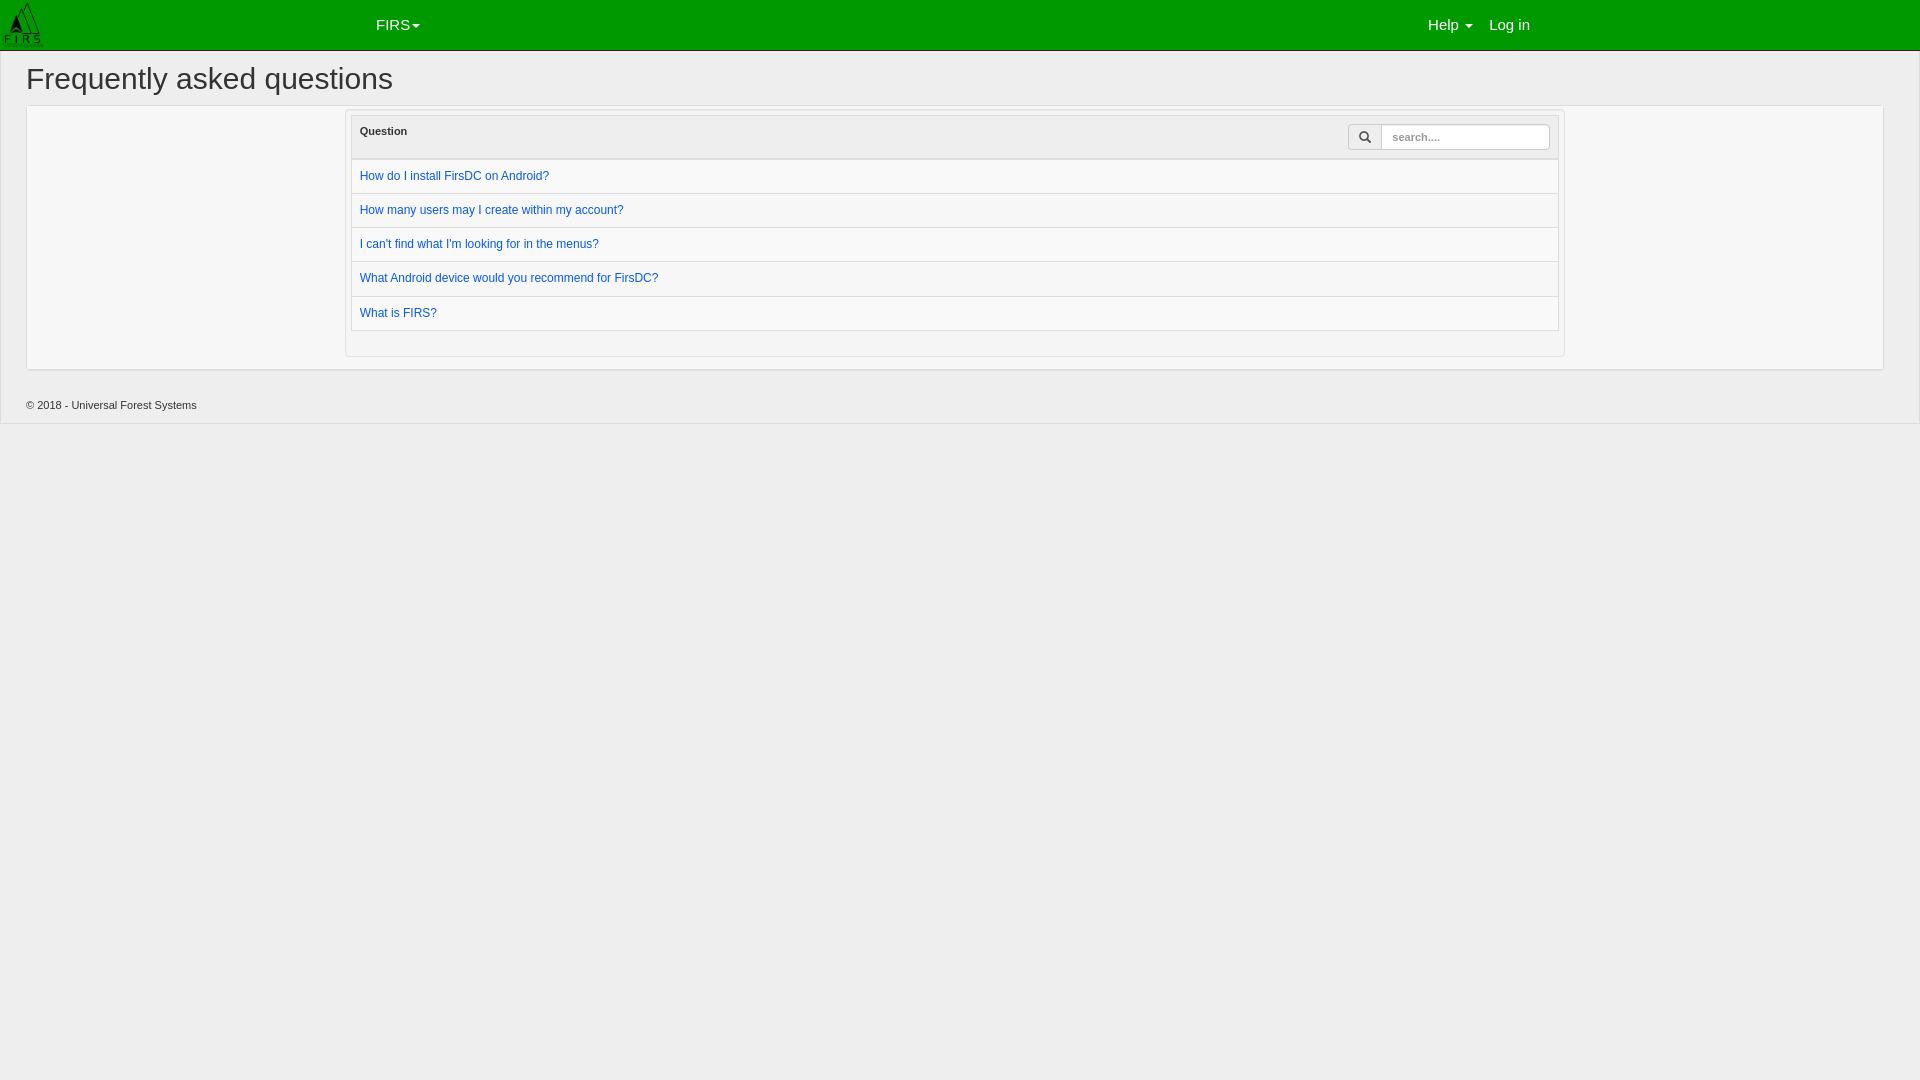 This screenshot has width=1920, height=1080. I want to click on 'What is FIRS?', so click(398, 313).